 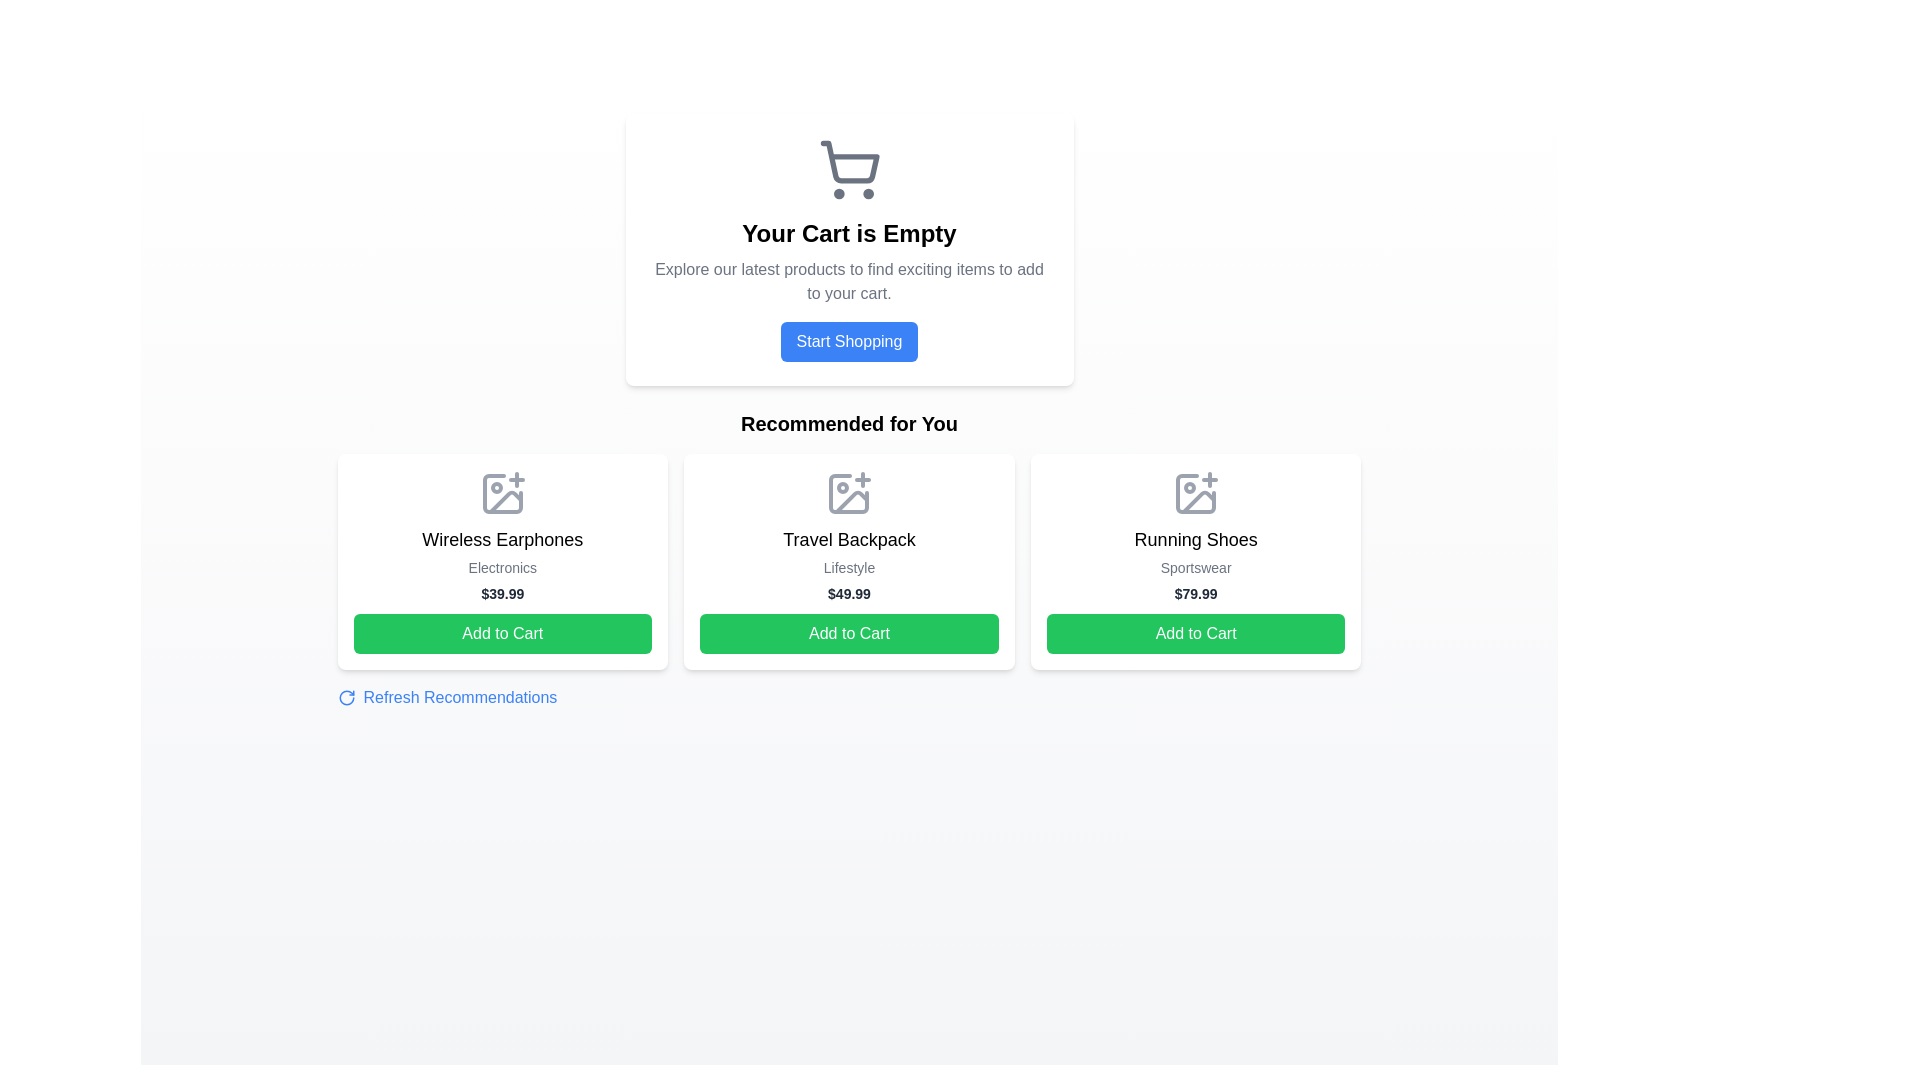 What do you see at coordinates (1196, 567) in the screenshot?
I see `the static text label reading 'Sportswear' located below the 'Running Shoes' title in the bottom-right card of the 'Recommended for You' section` at bounding box center [1196, 567].